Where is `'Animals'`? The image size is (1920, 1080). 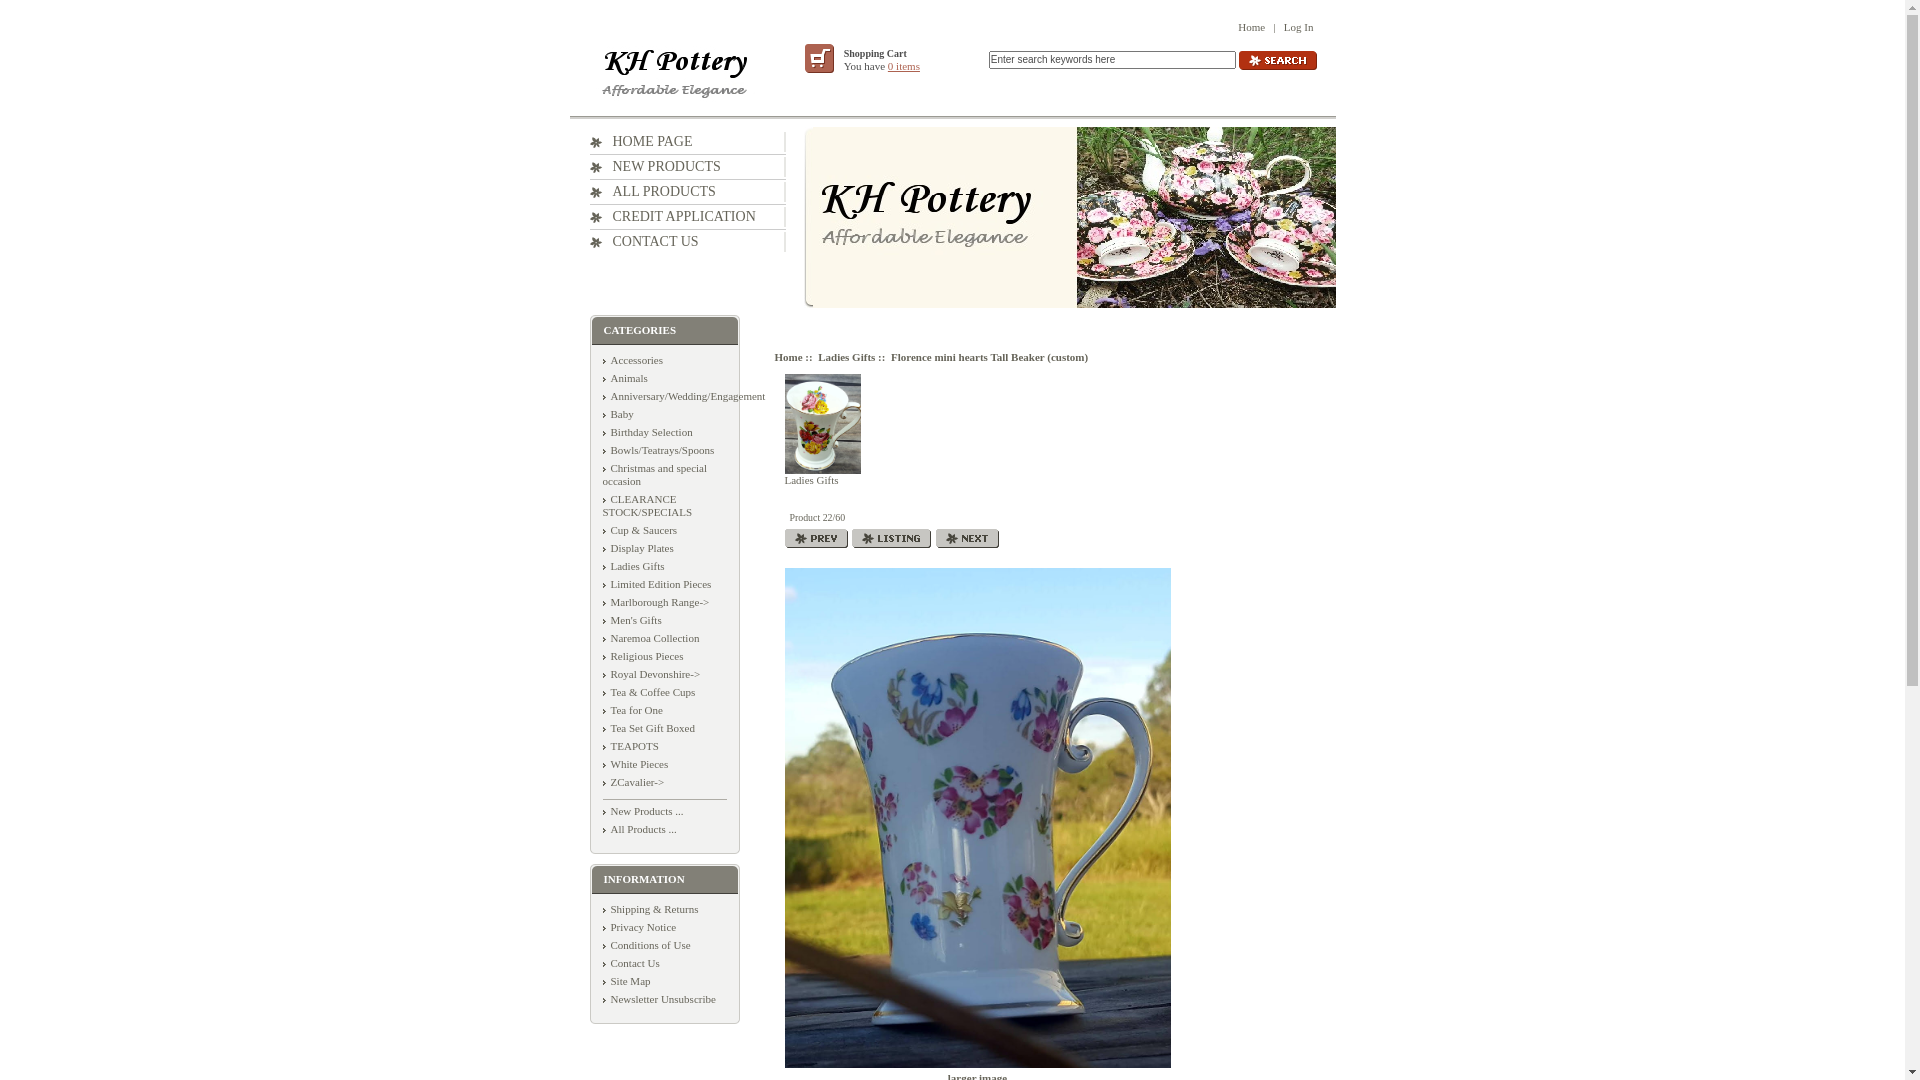 'Animals' is located at coordinates (623, 378).